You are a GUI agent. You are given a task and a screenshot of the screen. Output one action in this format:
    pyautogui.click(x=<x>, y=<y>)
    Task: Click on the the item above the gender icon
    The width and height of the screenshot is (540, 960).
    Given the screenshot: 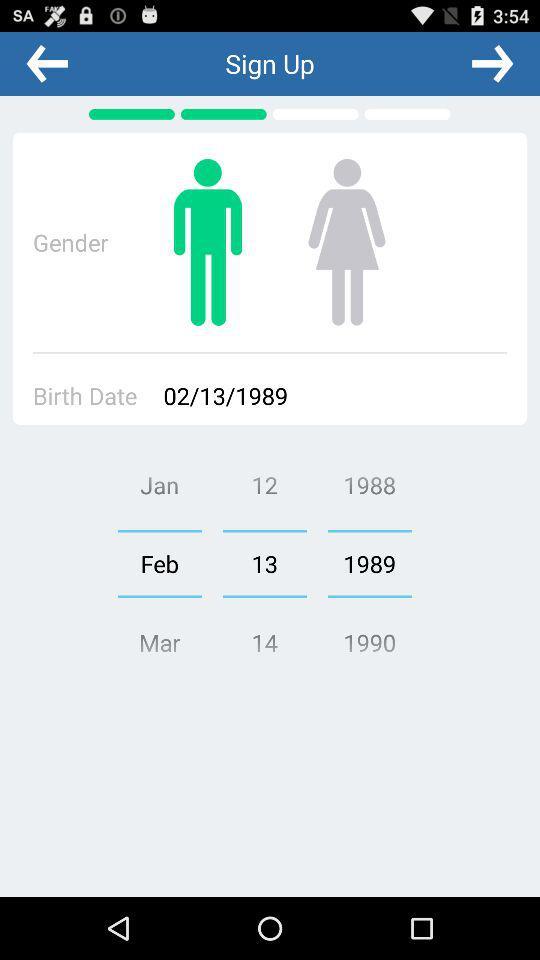 What is the action you would take?
    pyautogui.click(x=47, y=63)
    